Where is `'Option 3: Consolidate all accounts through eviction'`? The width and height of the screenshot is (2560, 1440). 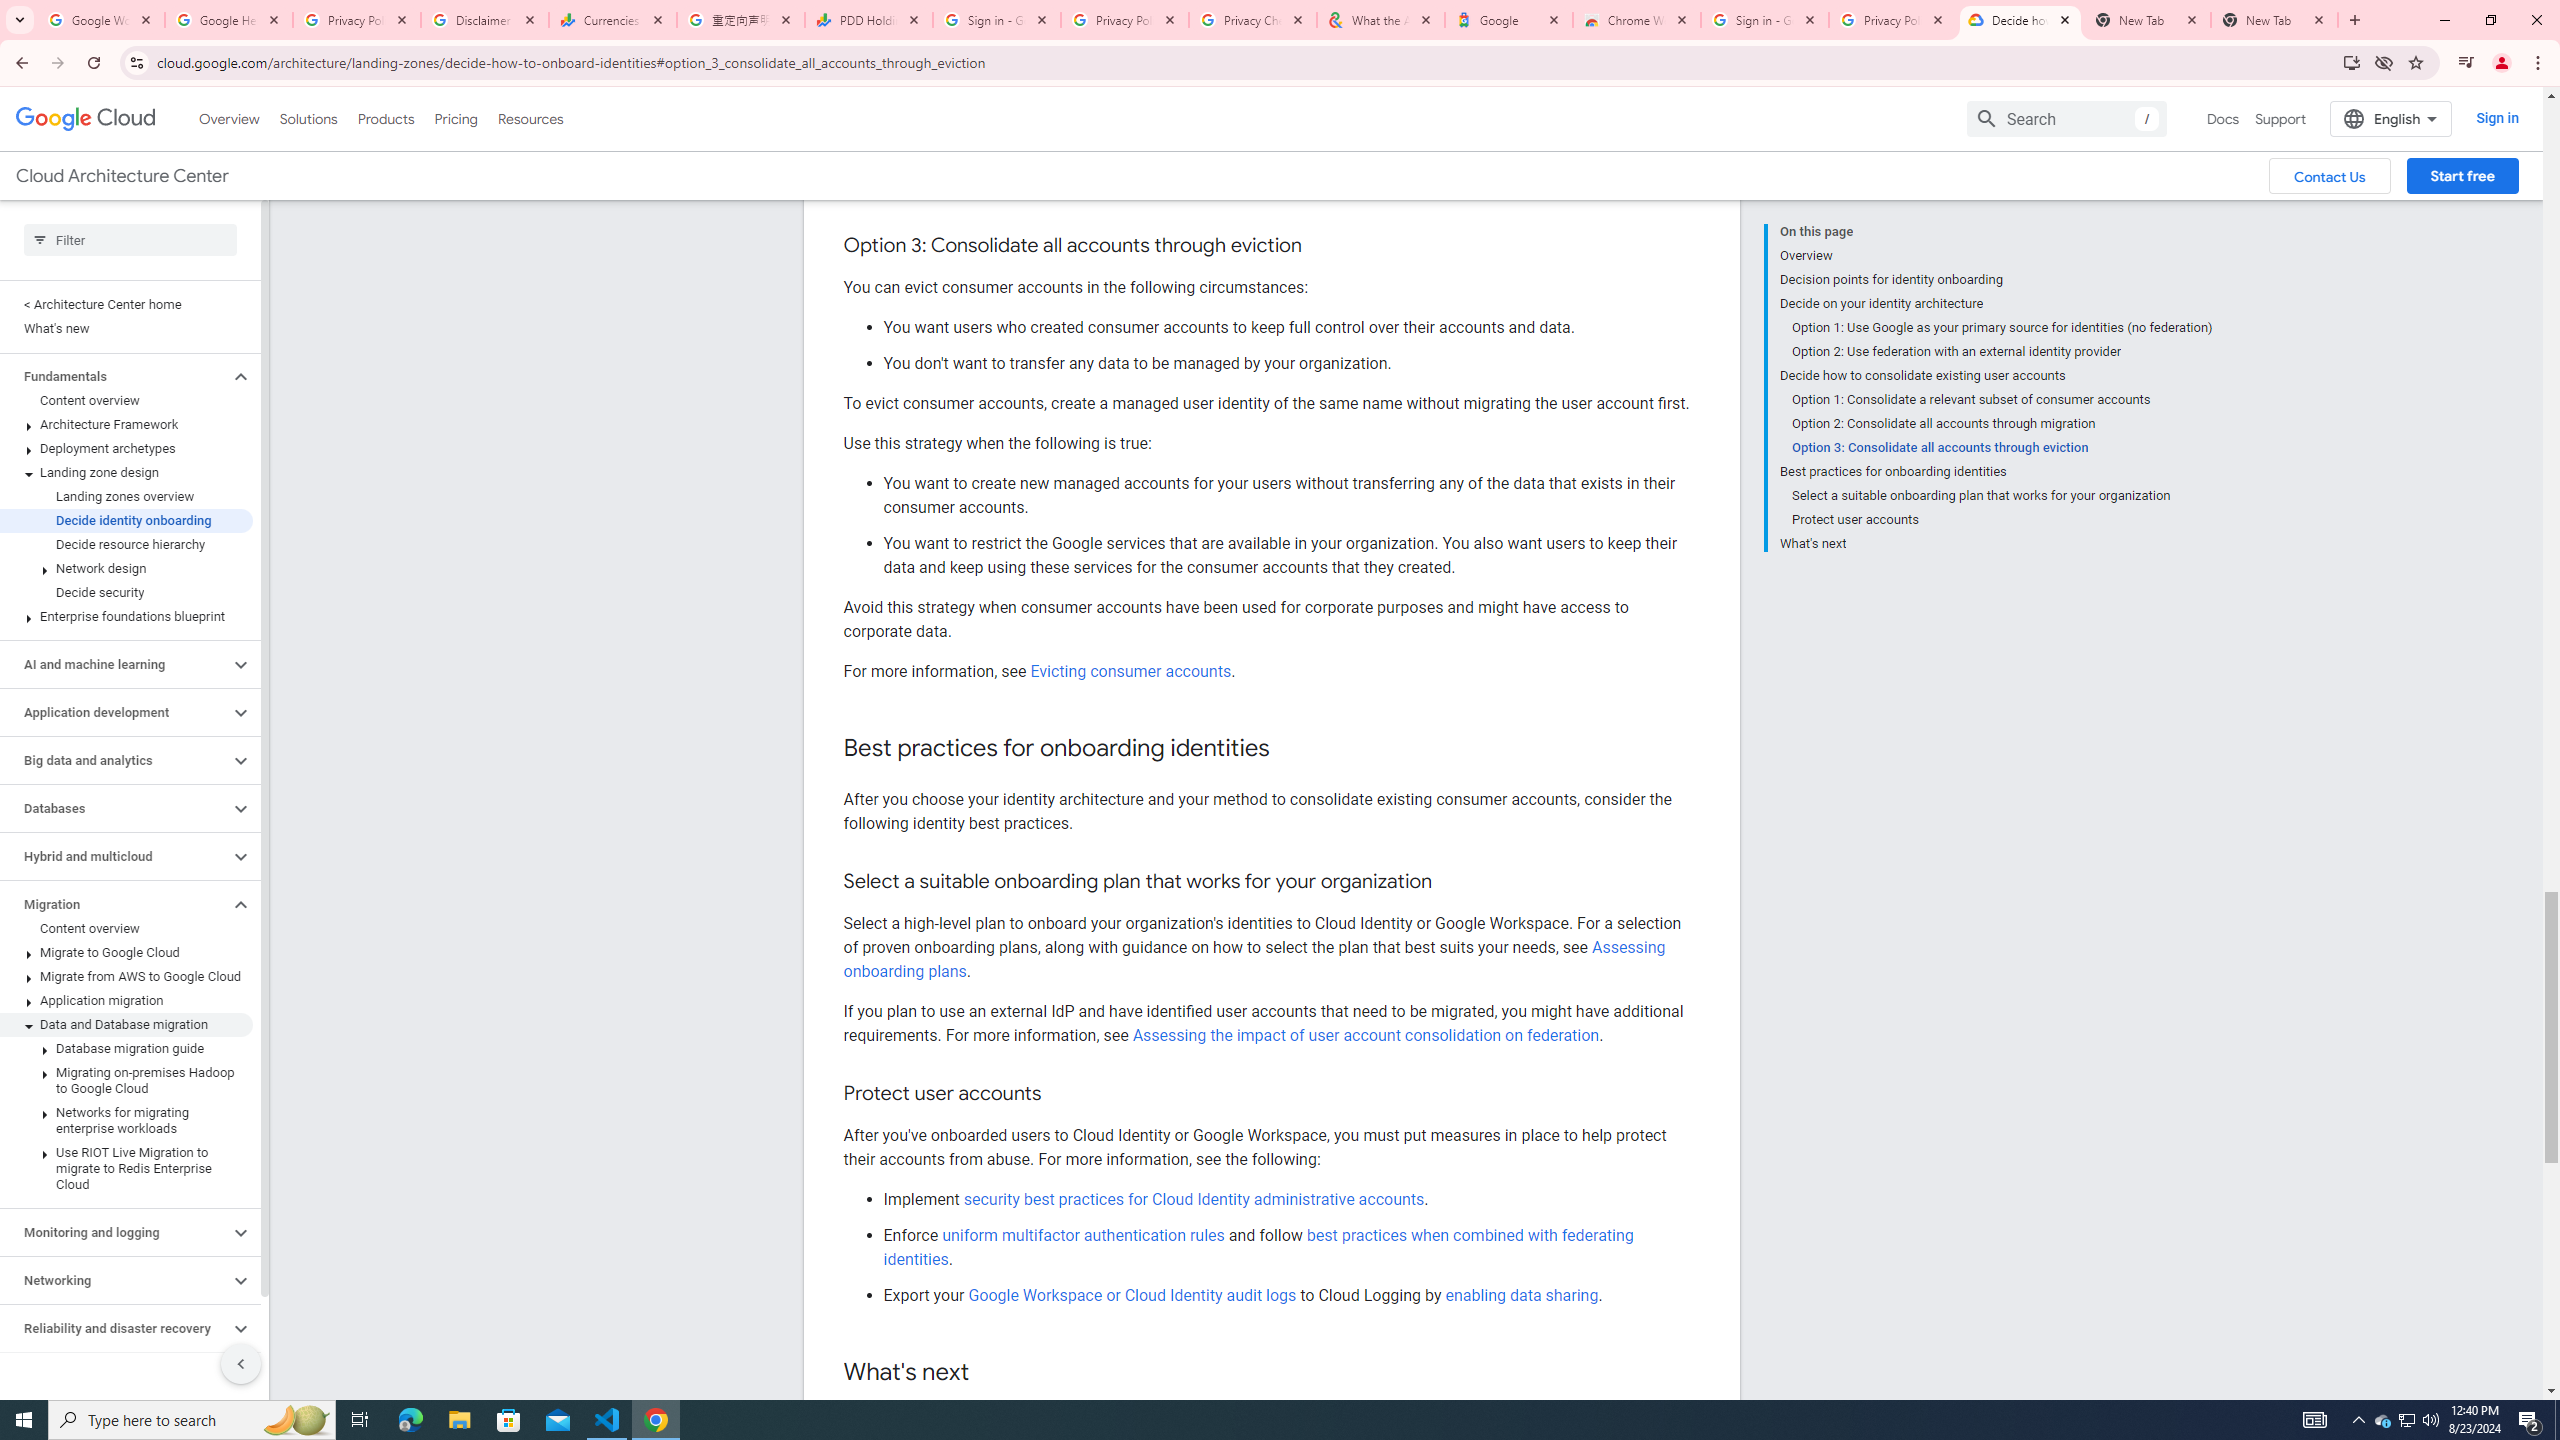 'Option 3: Consolidate all accounts through eviction' is located at coordinates (2001, 447).